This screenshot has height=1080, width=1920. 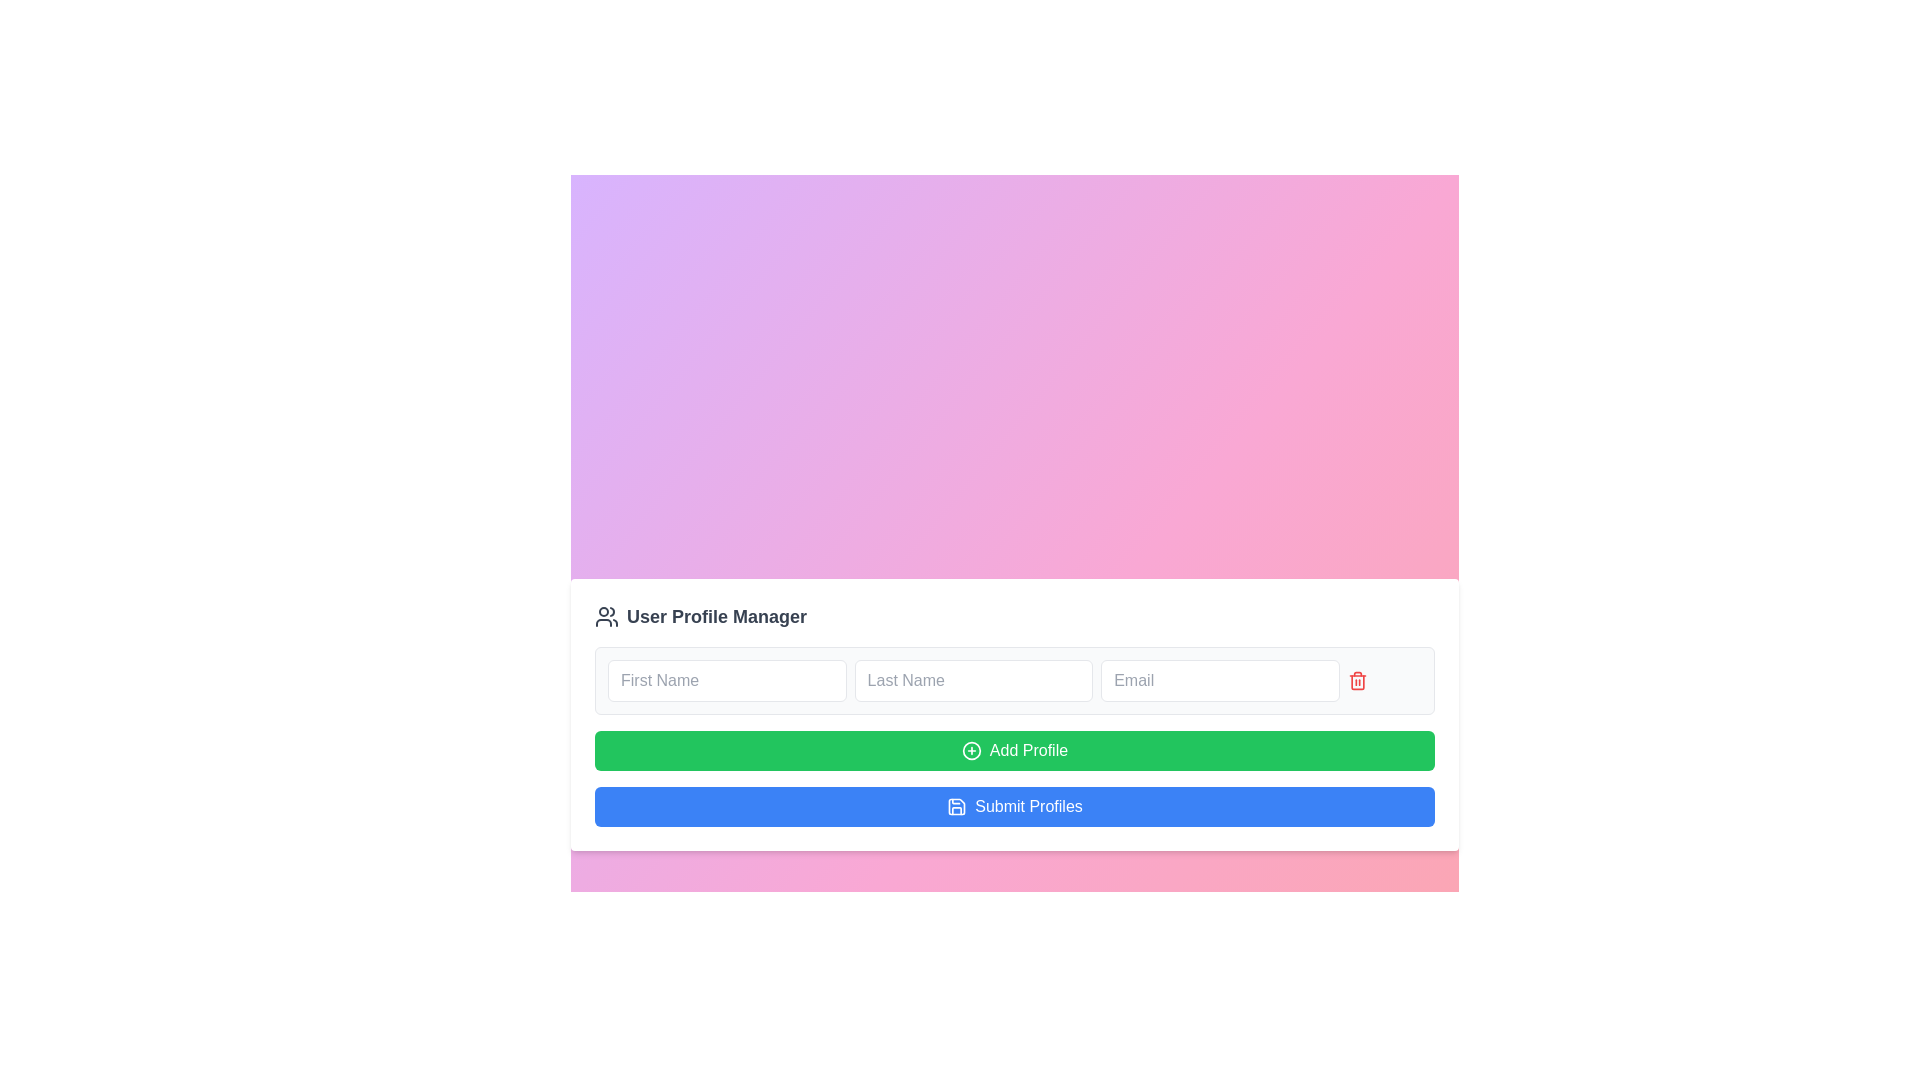 What do you see at coordinates (971, 751) in the screenshot?
I see `the circular icon with a plus sign in its center, which is centrally aligned within the green 'Add Profile' button` at bounding box center [971, 751].